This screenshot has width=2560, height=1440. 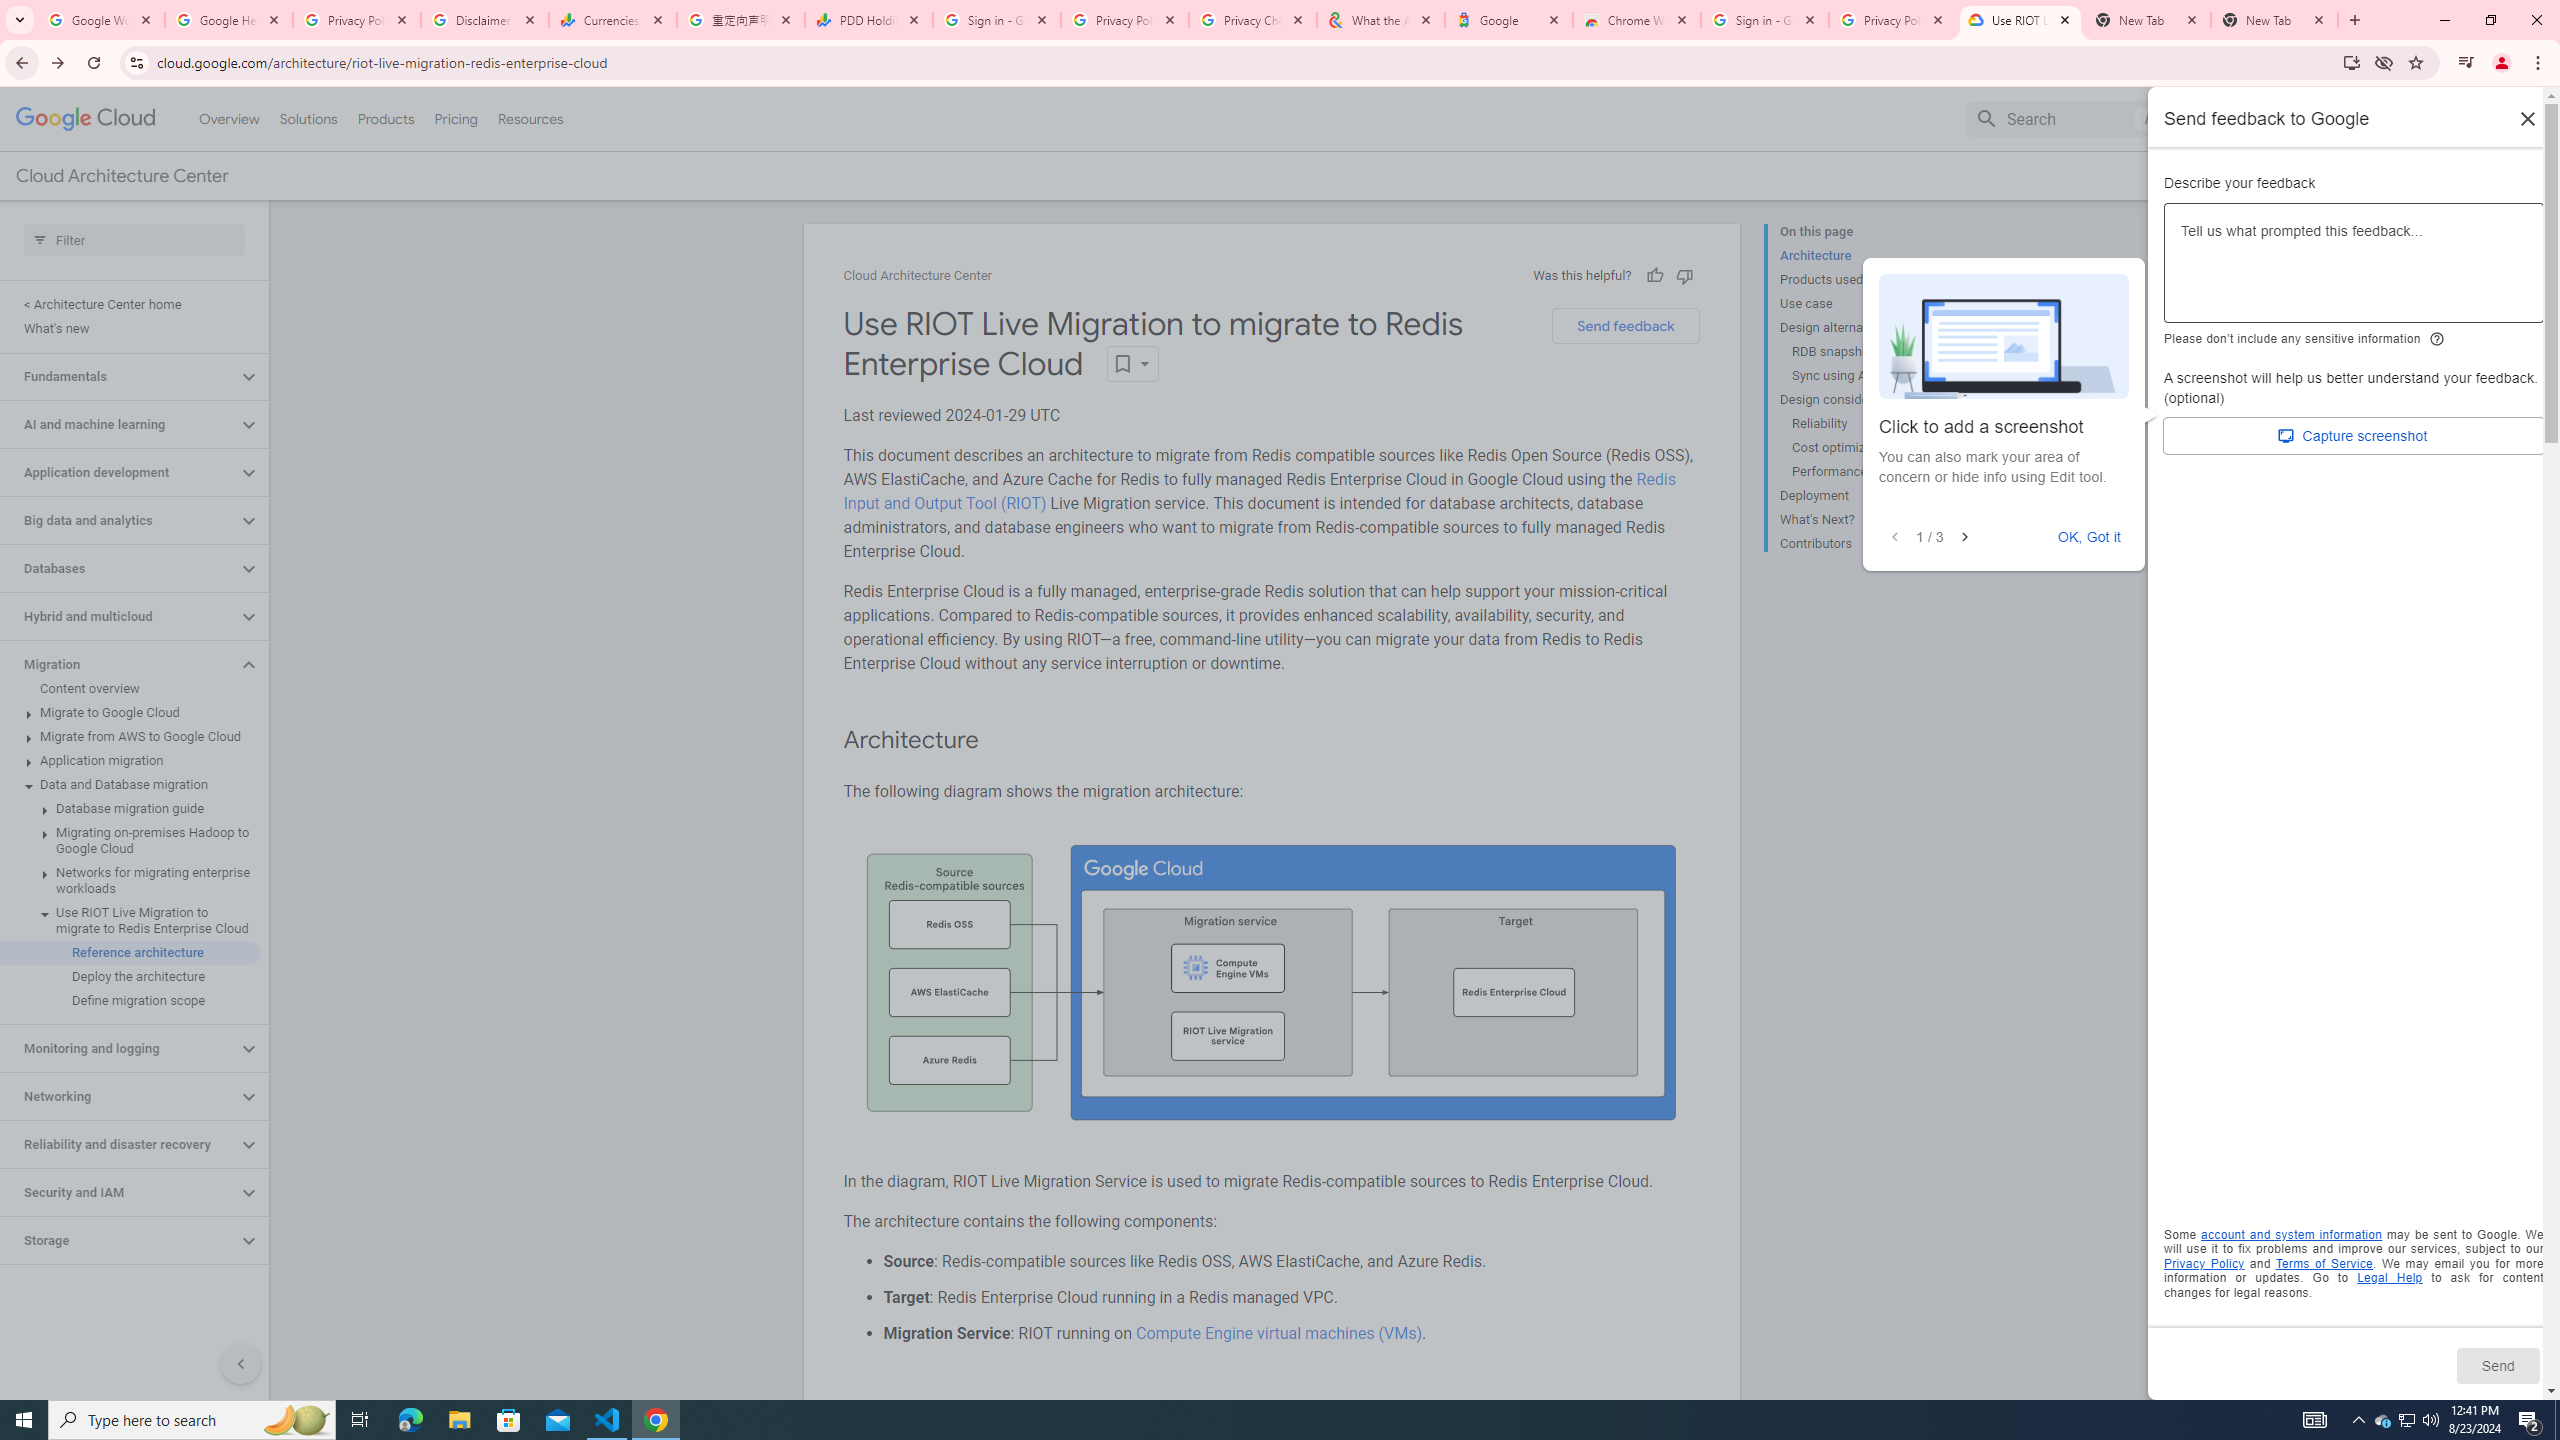 I want to click on 'Fundamentals', so click(x=118, y=375).